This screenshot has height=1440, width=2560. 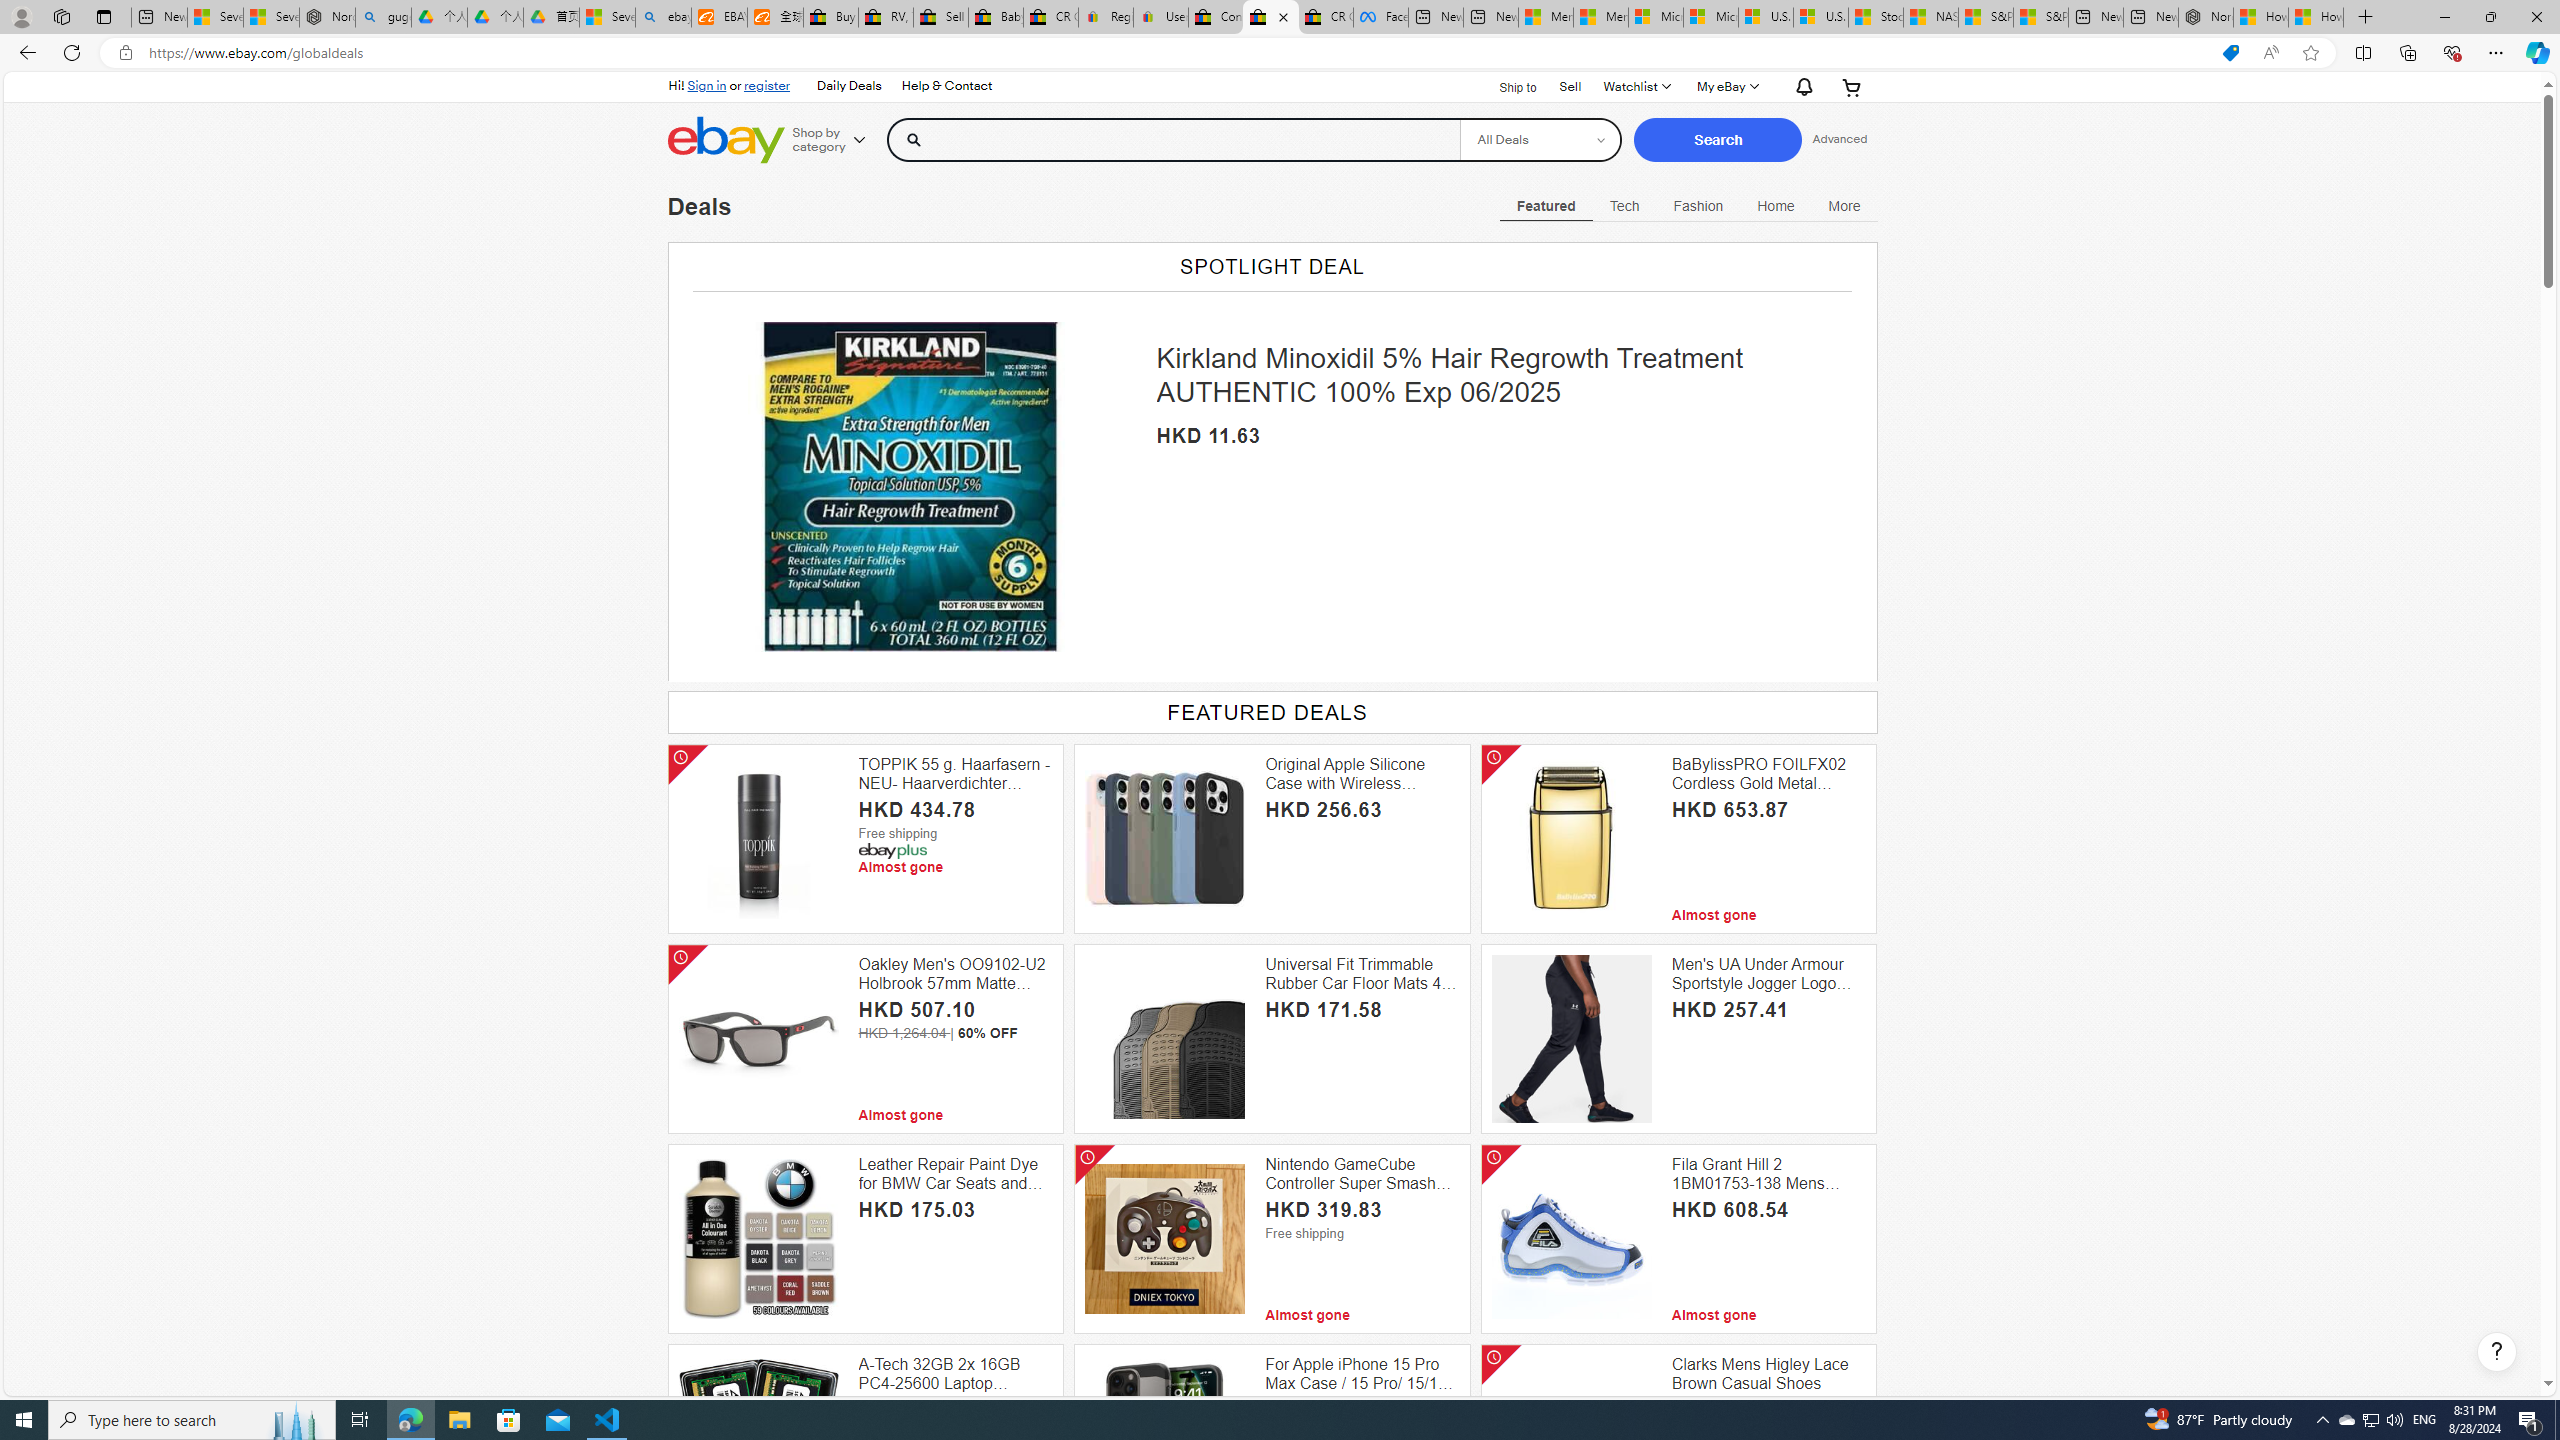 I want to click on 'Your shopping cart', so click(x=1850, y=87).